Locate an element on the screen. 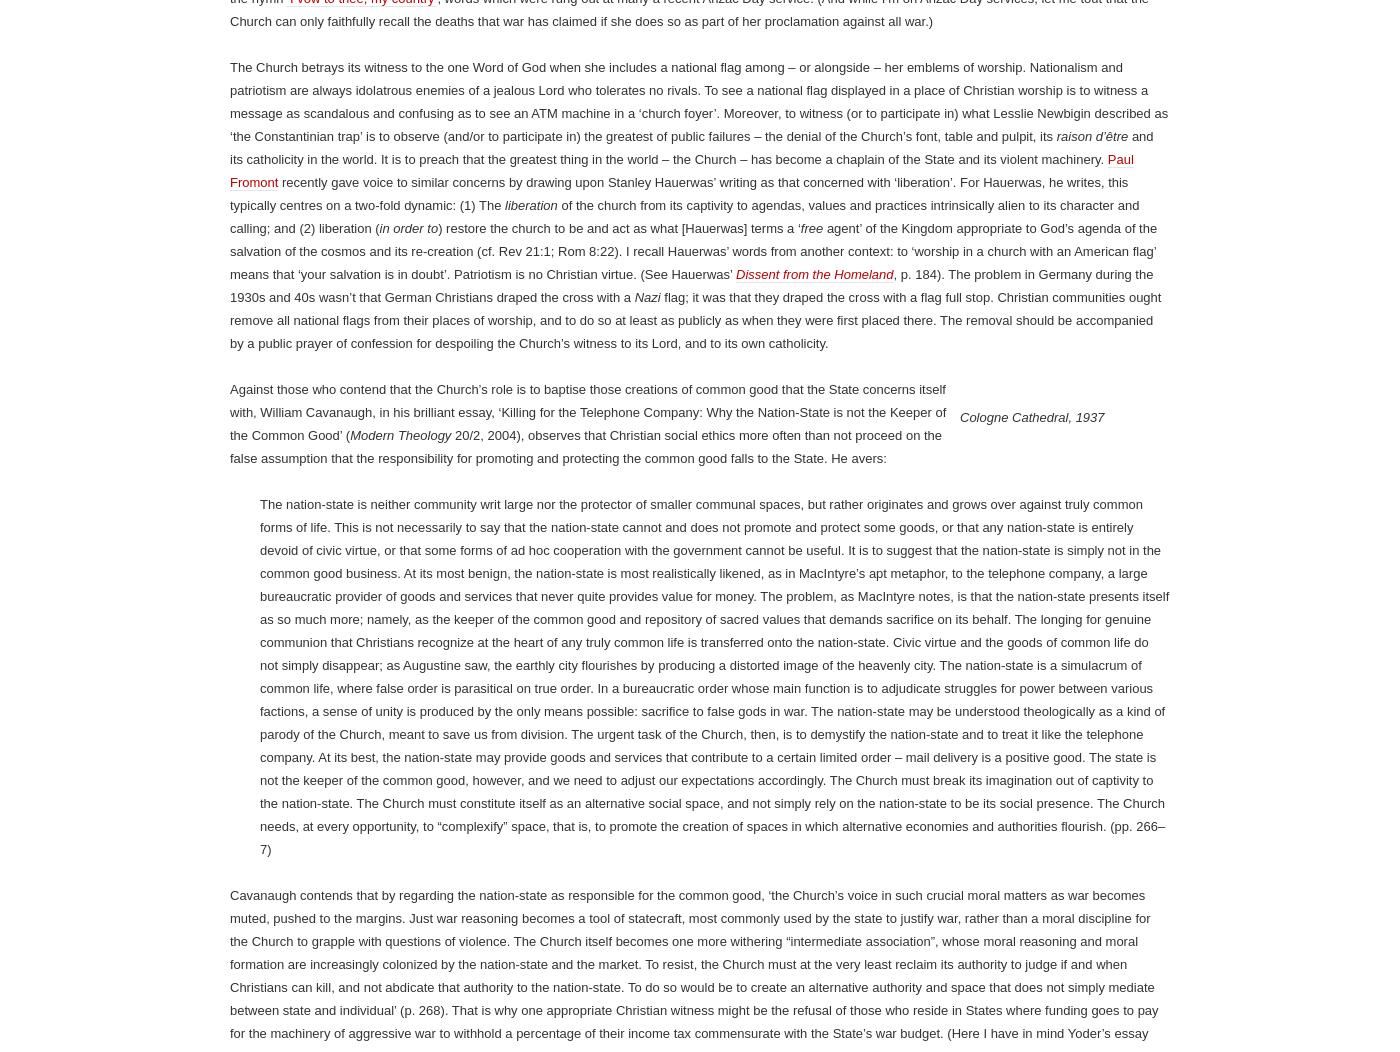 The height and width of the screenshot is (1052, 1400). 'agent’ of the Kingdom appropriate to God’s agenda of the salvation of the cosmos and its re-creation (cf. Rev 21:1; Rom 8:22). I recall Hauerwas’ words from another context: to ‘worship in a church with an American flag’ means that ‘your salvation is in doubt’. Patriotism is no Christian virtue. (See Hauerwas’' is located at coordinates (693, 1017).